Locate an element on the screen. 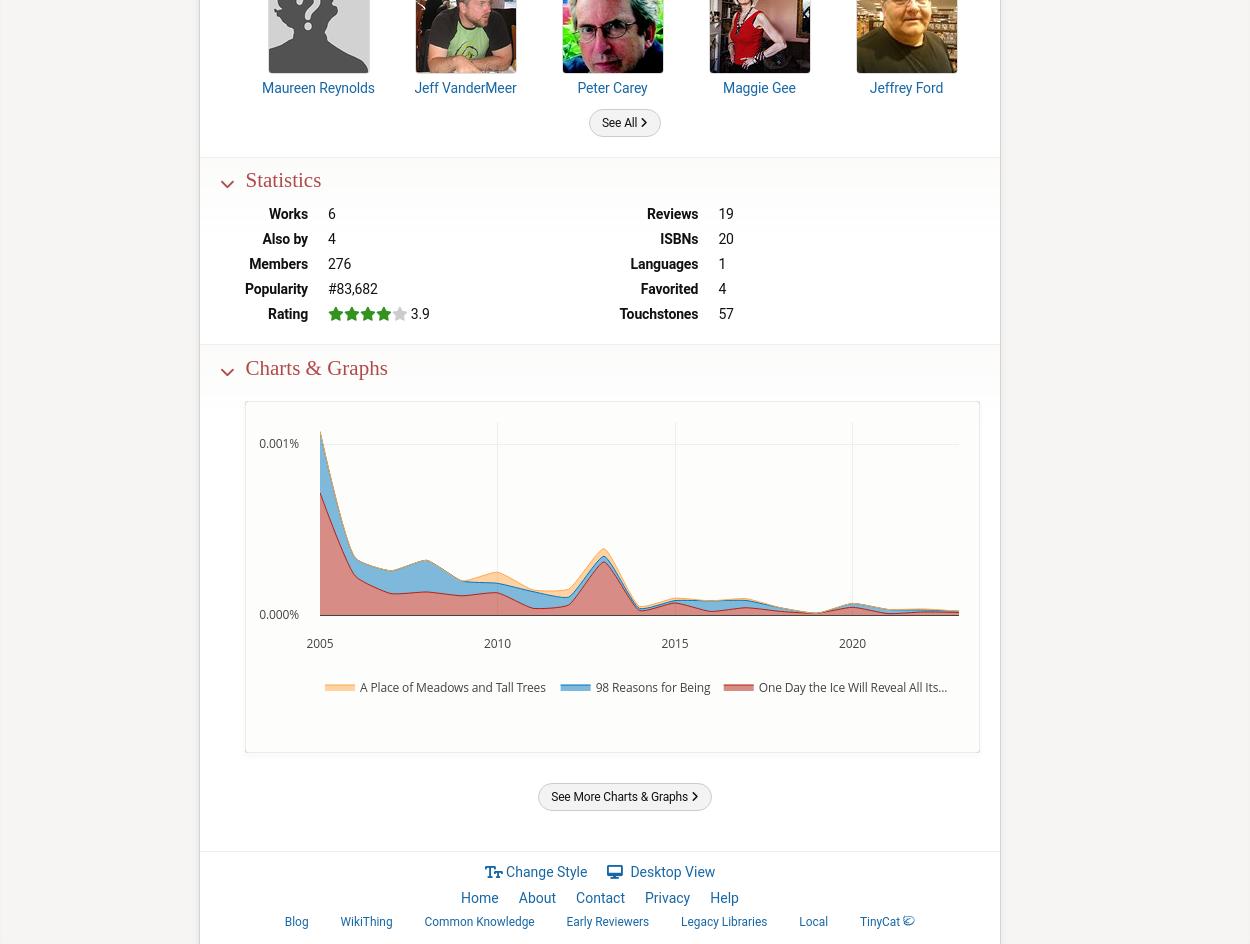  'Legacy Libraries' is located at coordinates (723, 919).